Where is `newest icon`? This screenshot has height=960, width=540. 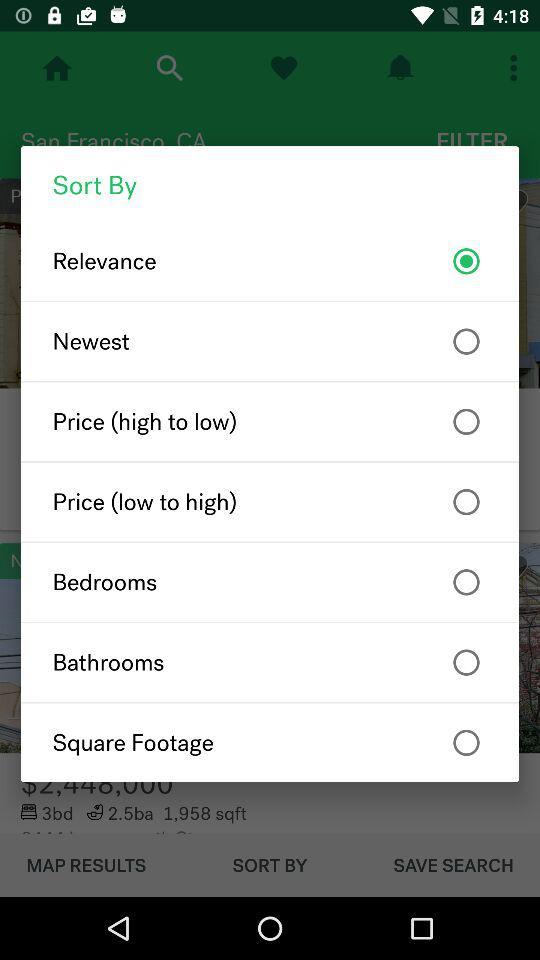
newest icon is located at coordinates (270, 341).